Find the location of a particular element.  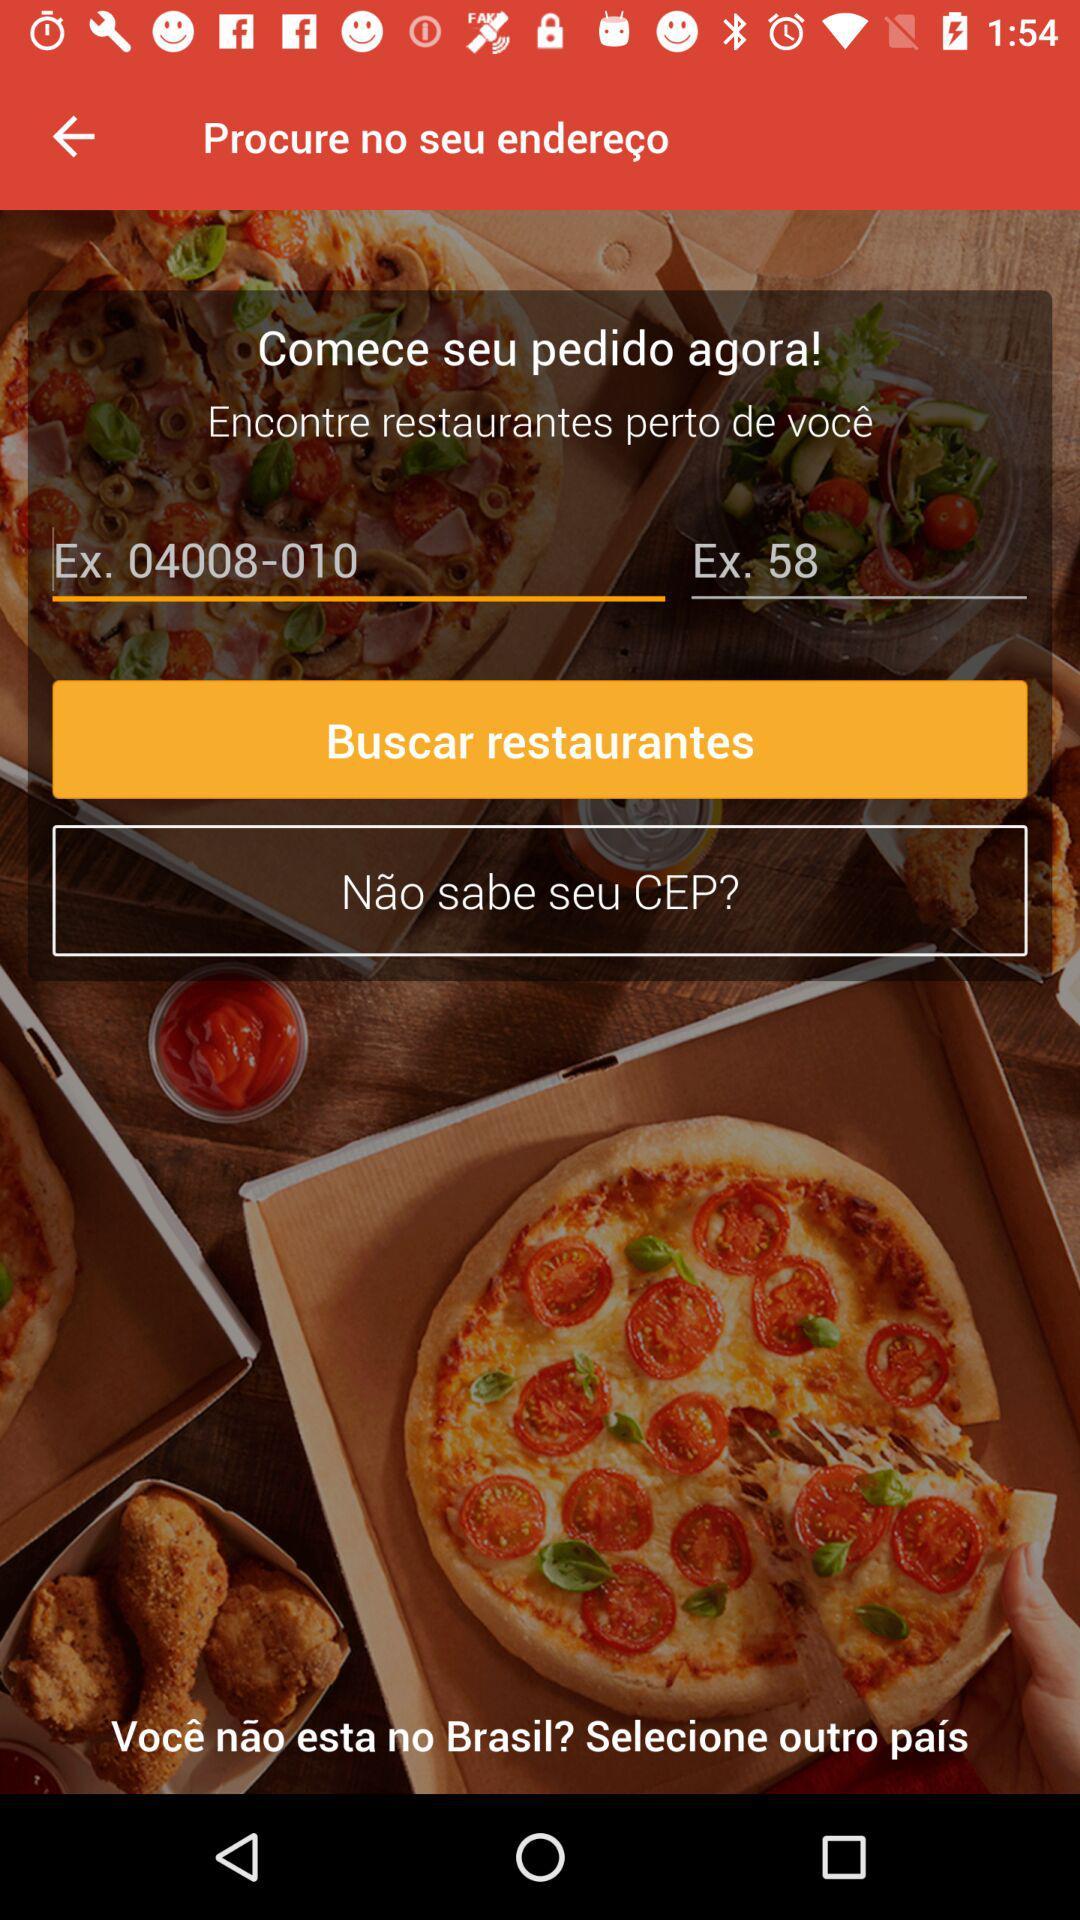

house number is located at coordinates (858, 563).